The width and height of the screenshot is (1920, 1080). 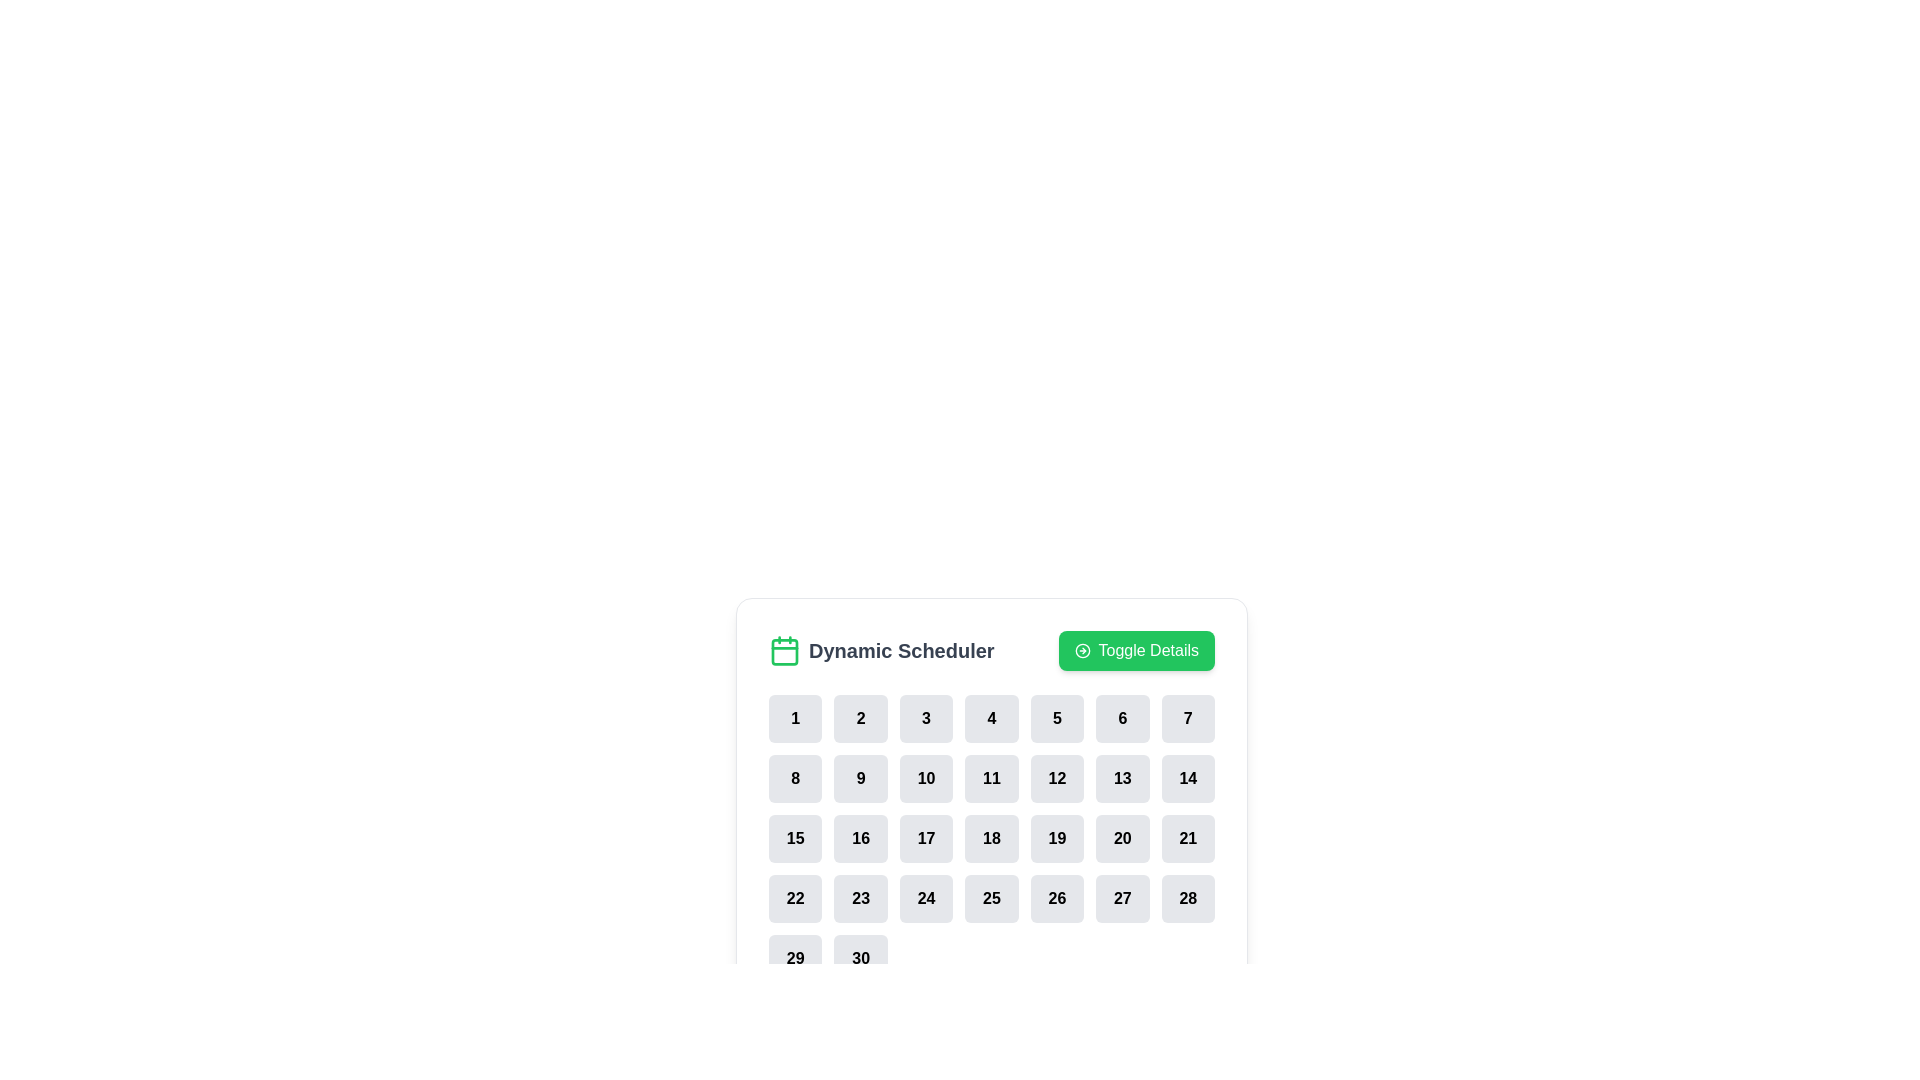 I want to click on the button representing the date '22', located in the fifth row and first column of a grid layout, so click(x=794, y=897).